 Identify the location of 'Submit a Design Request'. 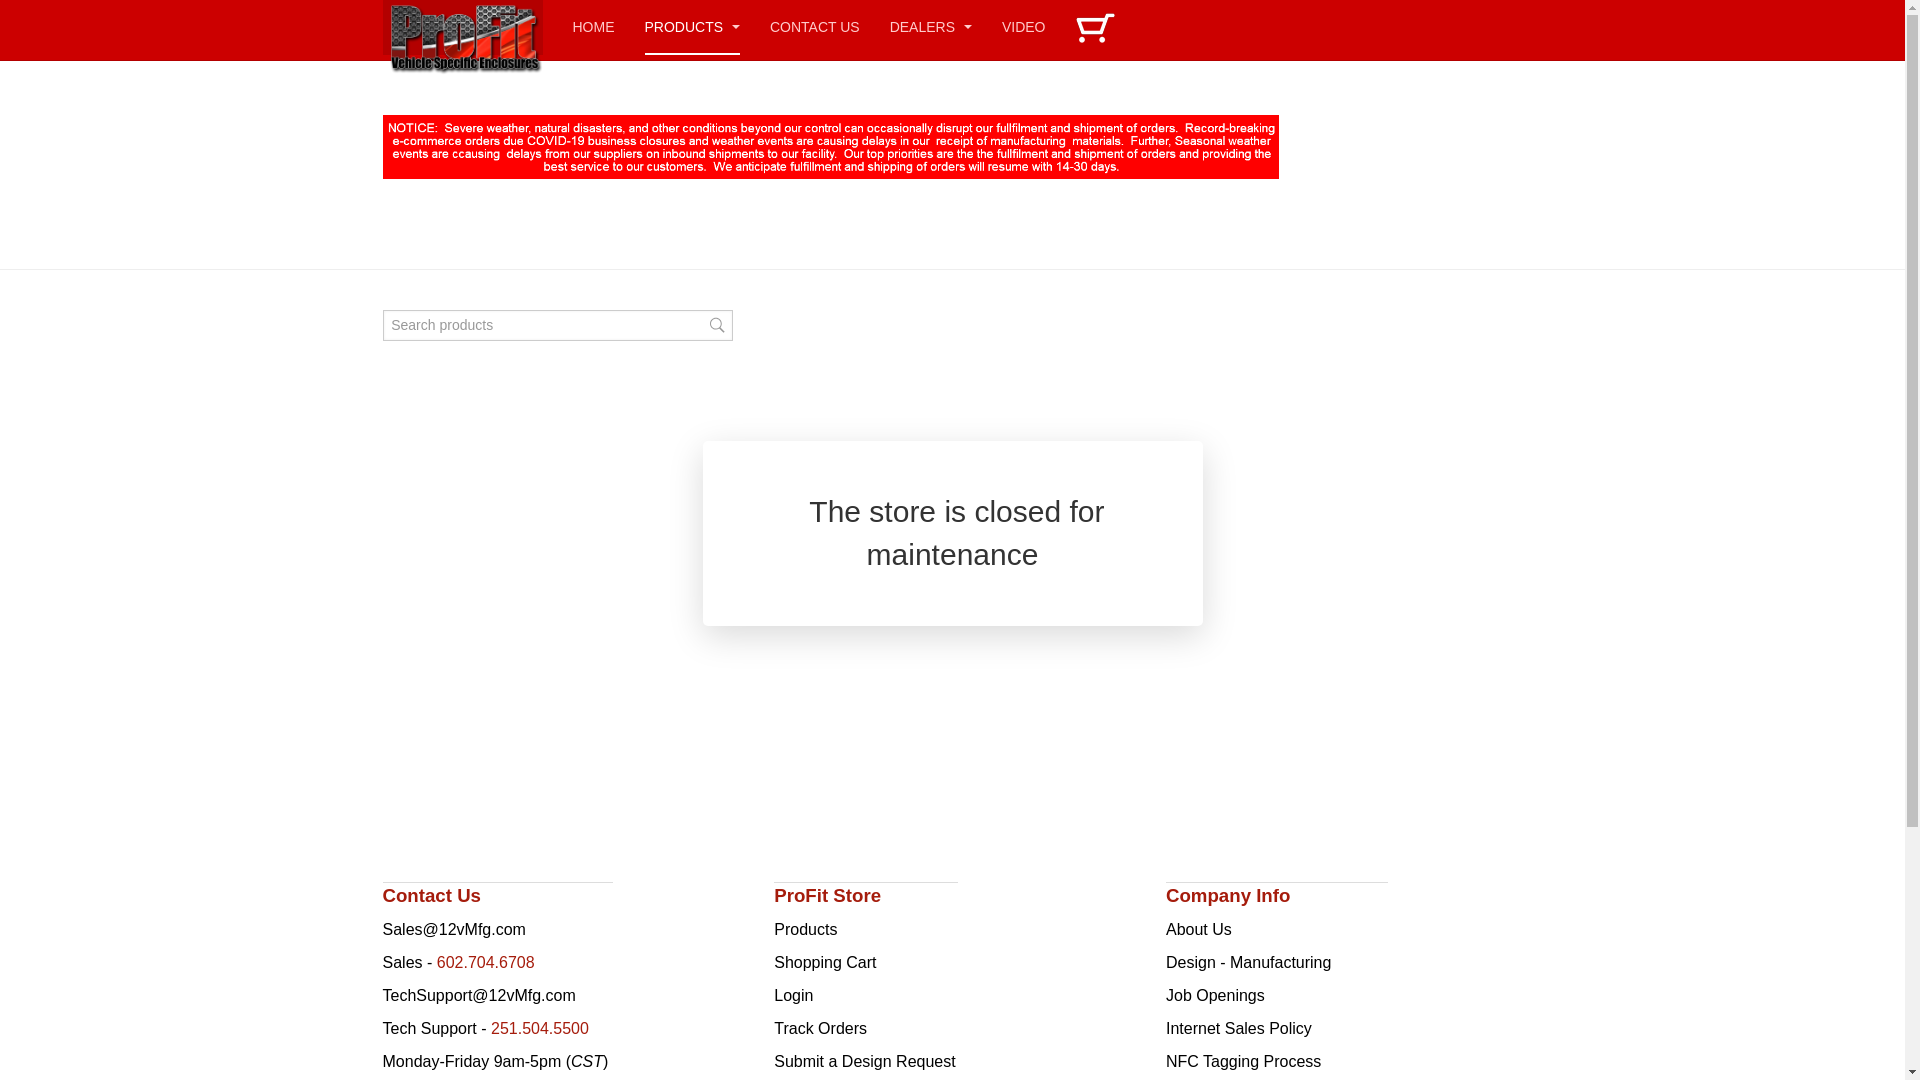
(864, 1060).